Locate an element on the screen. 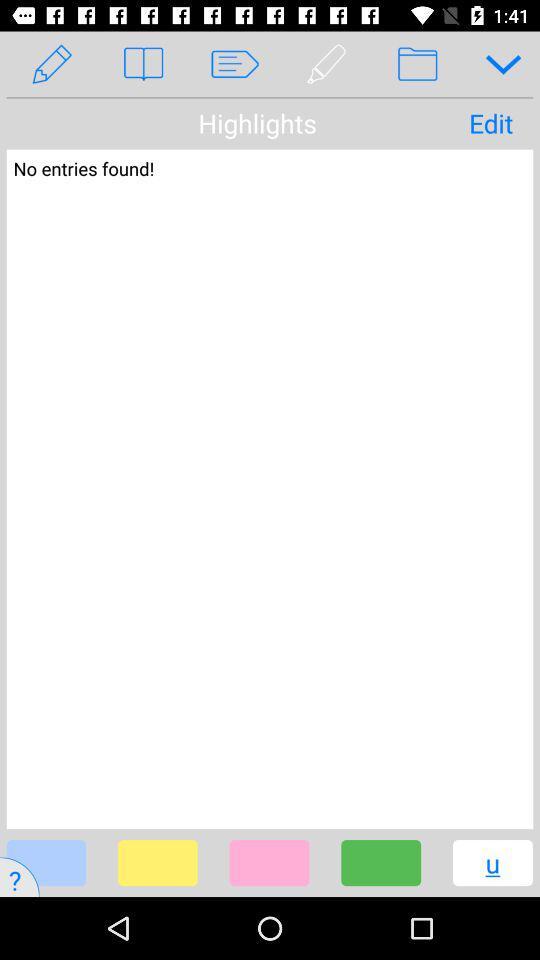 This screenshot has width=540, height=960. the edit icon is located at coordinates (326, 64).